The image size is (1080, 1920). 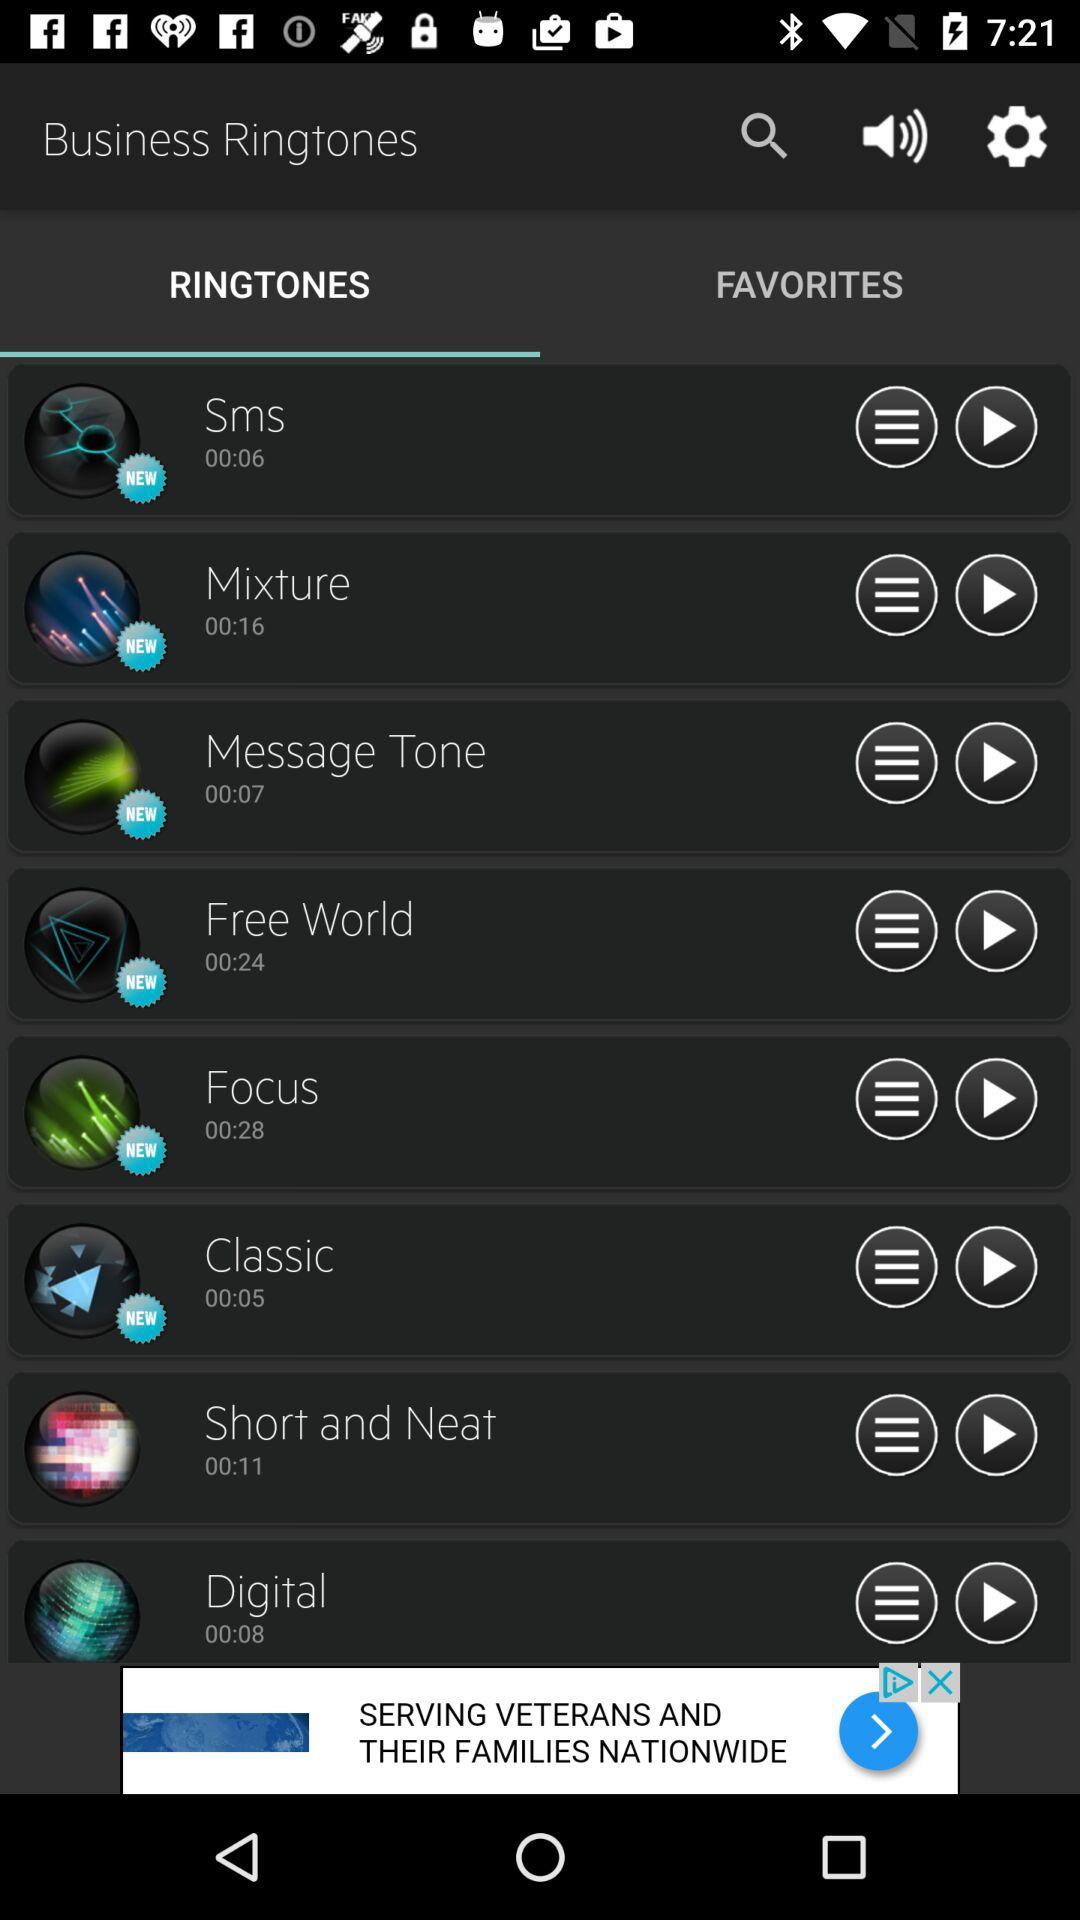 I want to click on click the icon for short and neat, so click(x=80, y=1449).